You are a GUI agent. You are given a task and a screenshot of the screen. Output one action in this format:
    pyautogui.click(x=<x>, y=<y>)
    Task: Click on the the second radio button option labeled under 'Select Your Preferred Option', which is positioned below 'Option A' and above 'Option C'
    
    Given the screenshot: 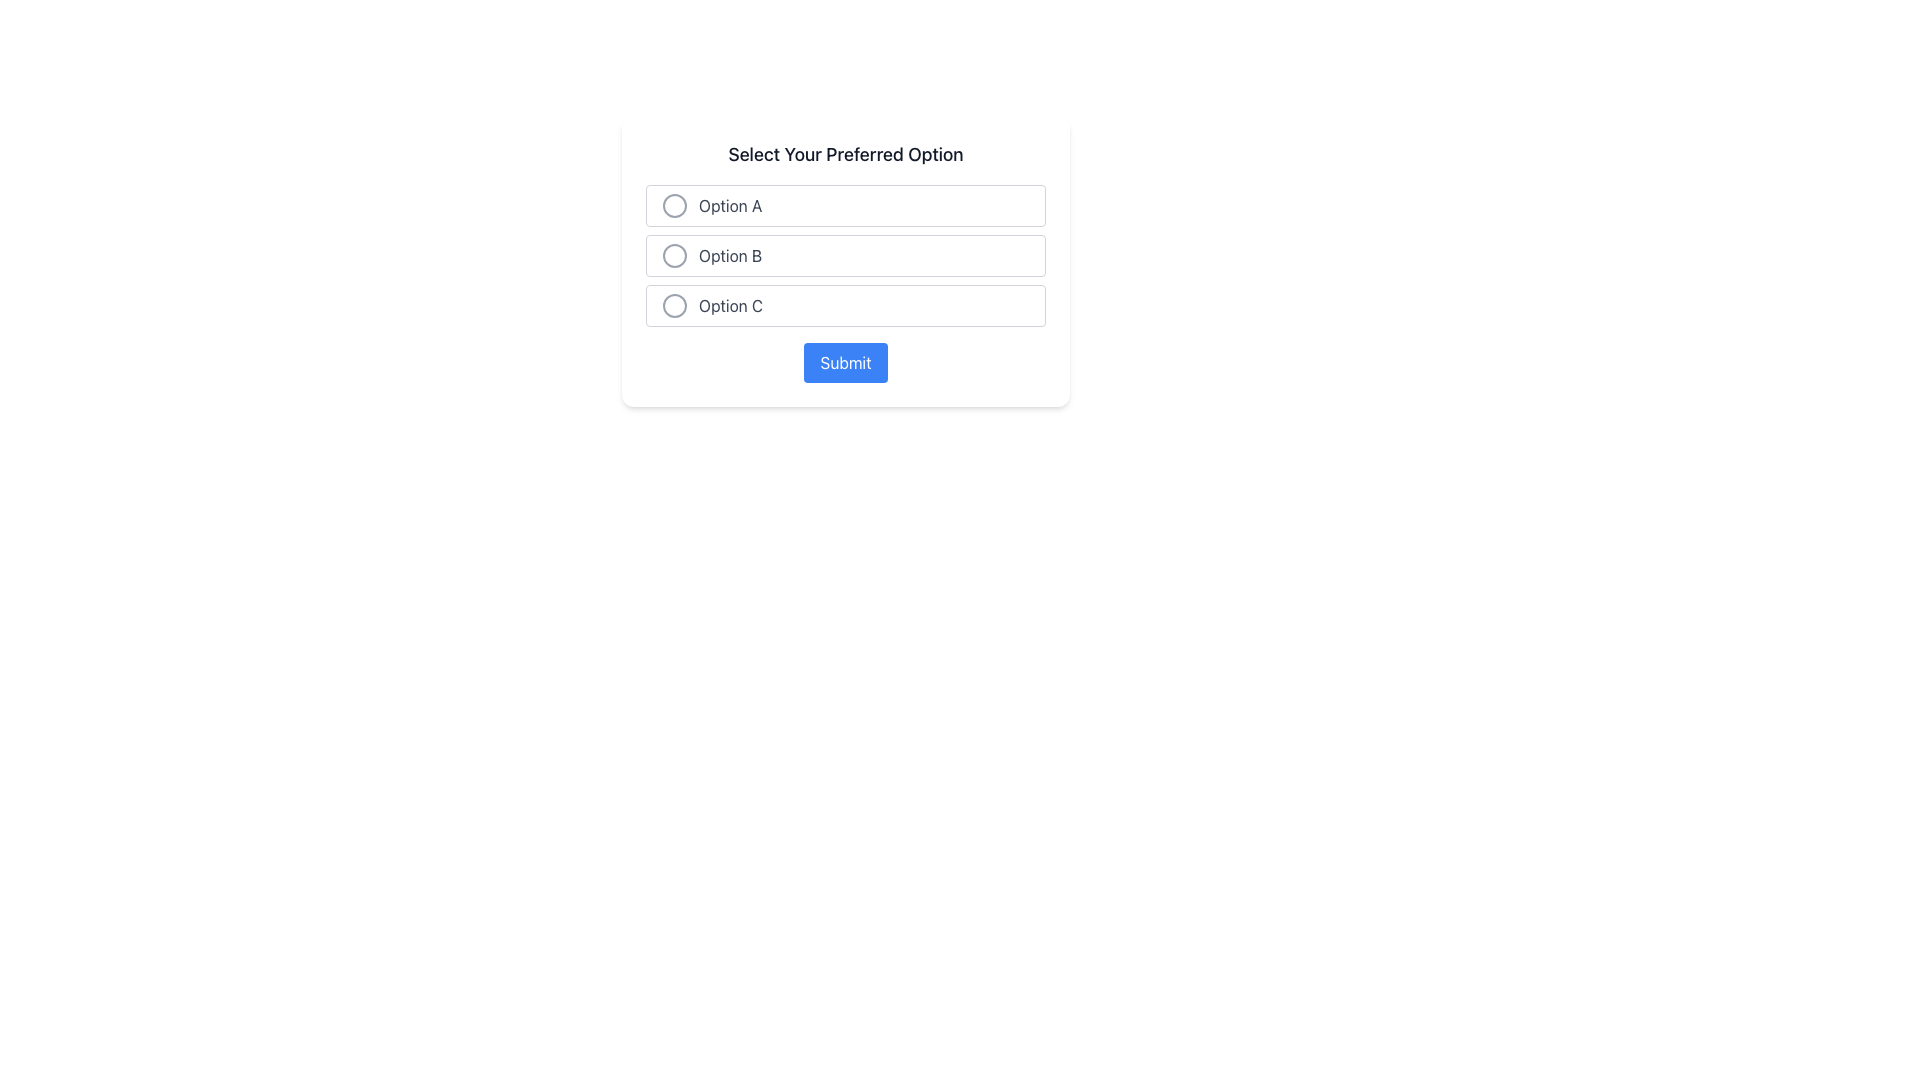 What is the action you would take?
    pyautogui.click(x=845, y=254)
    